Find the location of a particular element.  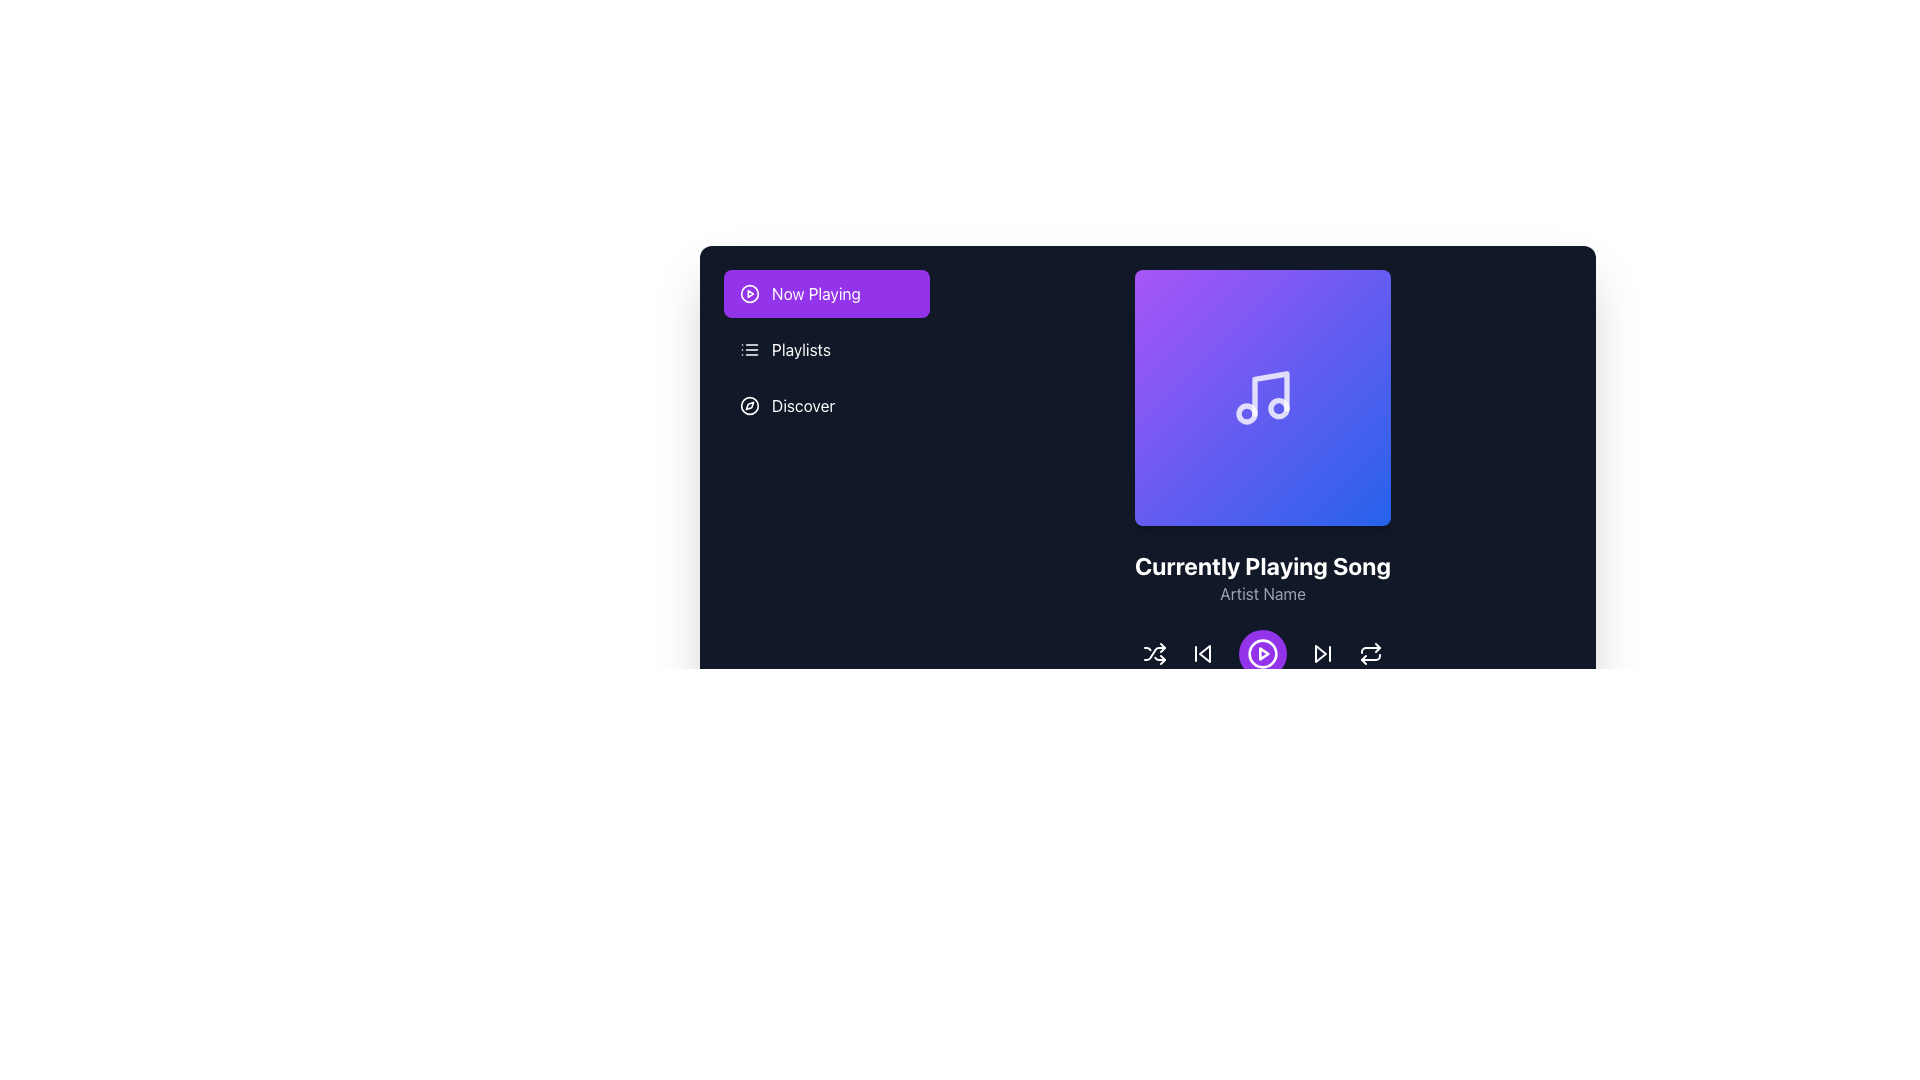

the graphical circle, which is part of the SVG icon in the center of the play button interface located beneath the purple song thumbnail is located at coordinates (748, 293).